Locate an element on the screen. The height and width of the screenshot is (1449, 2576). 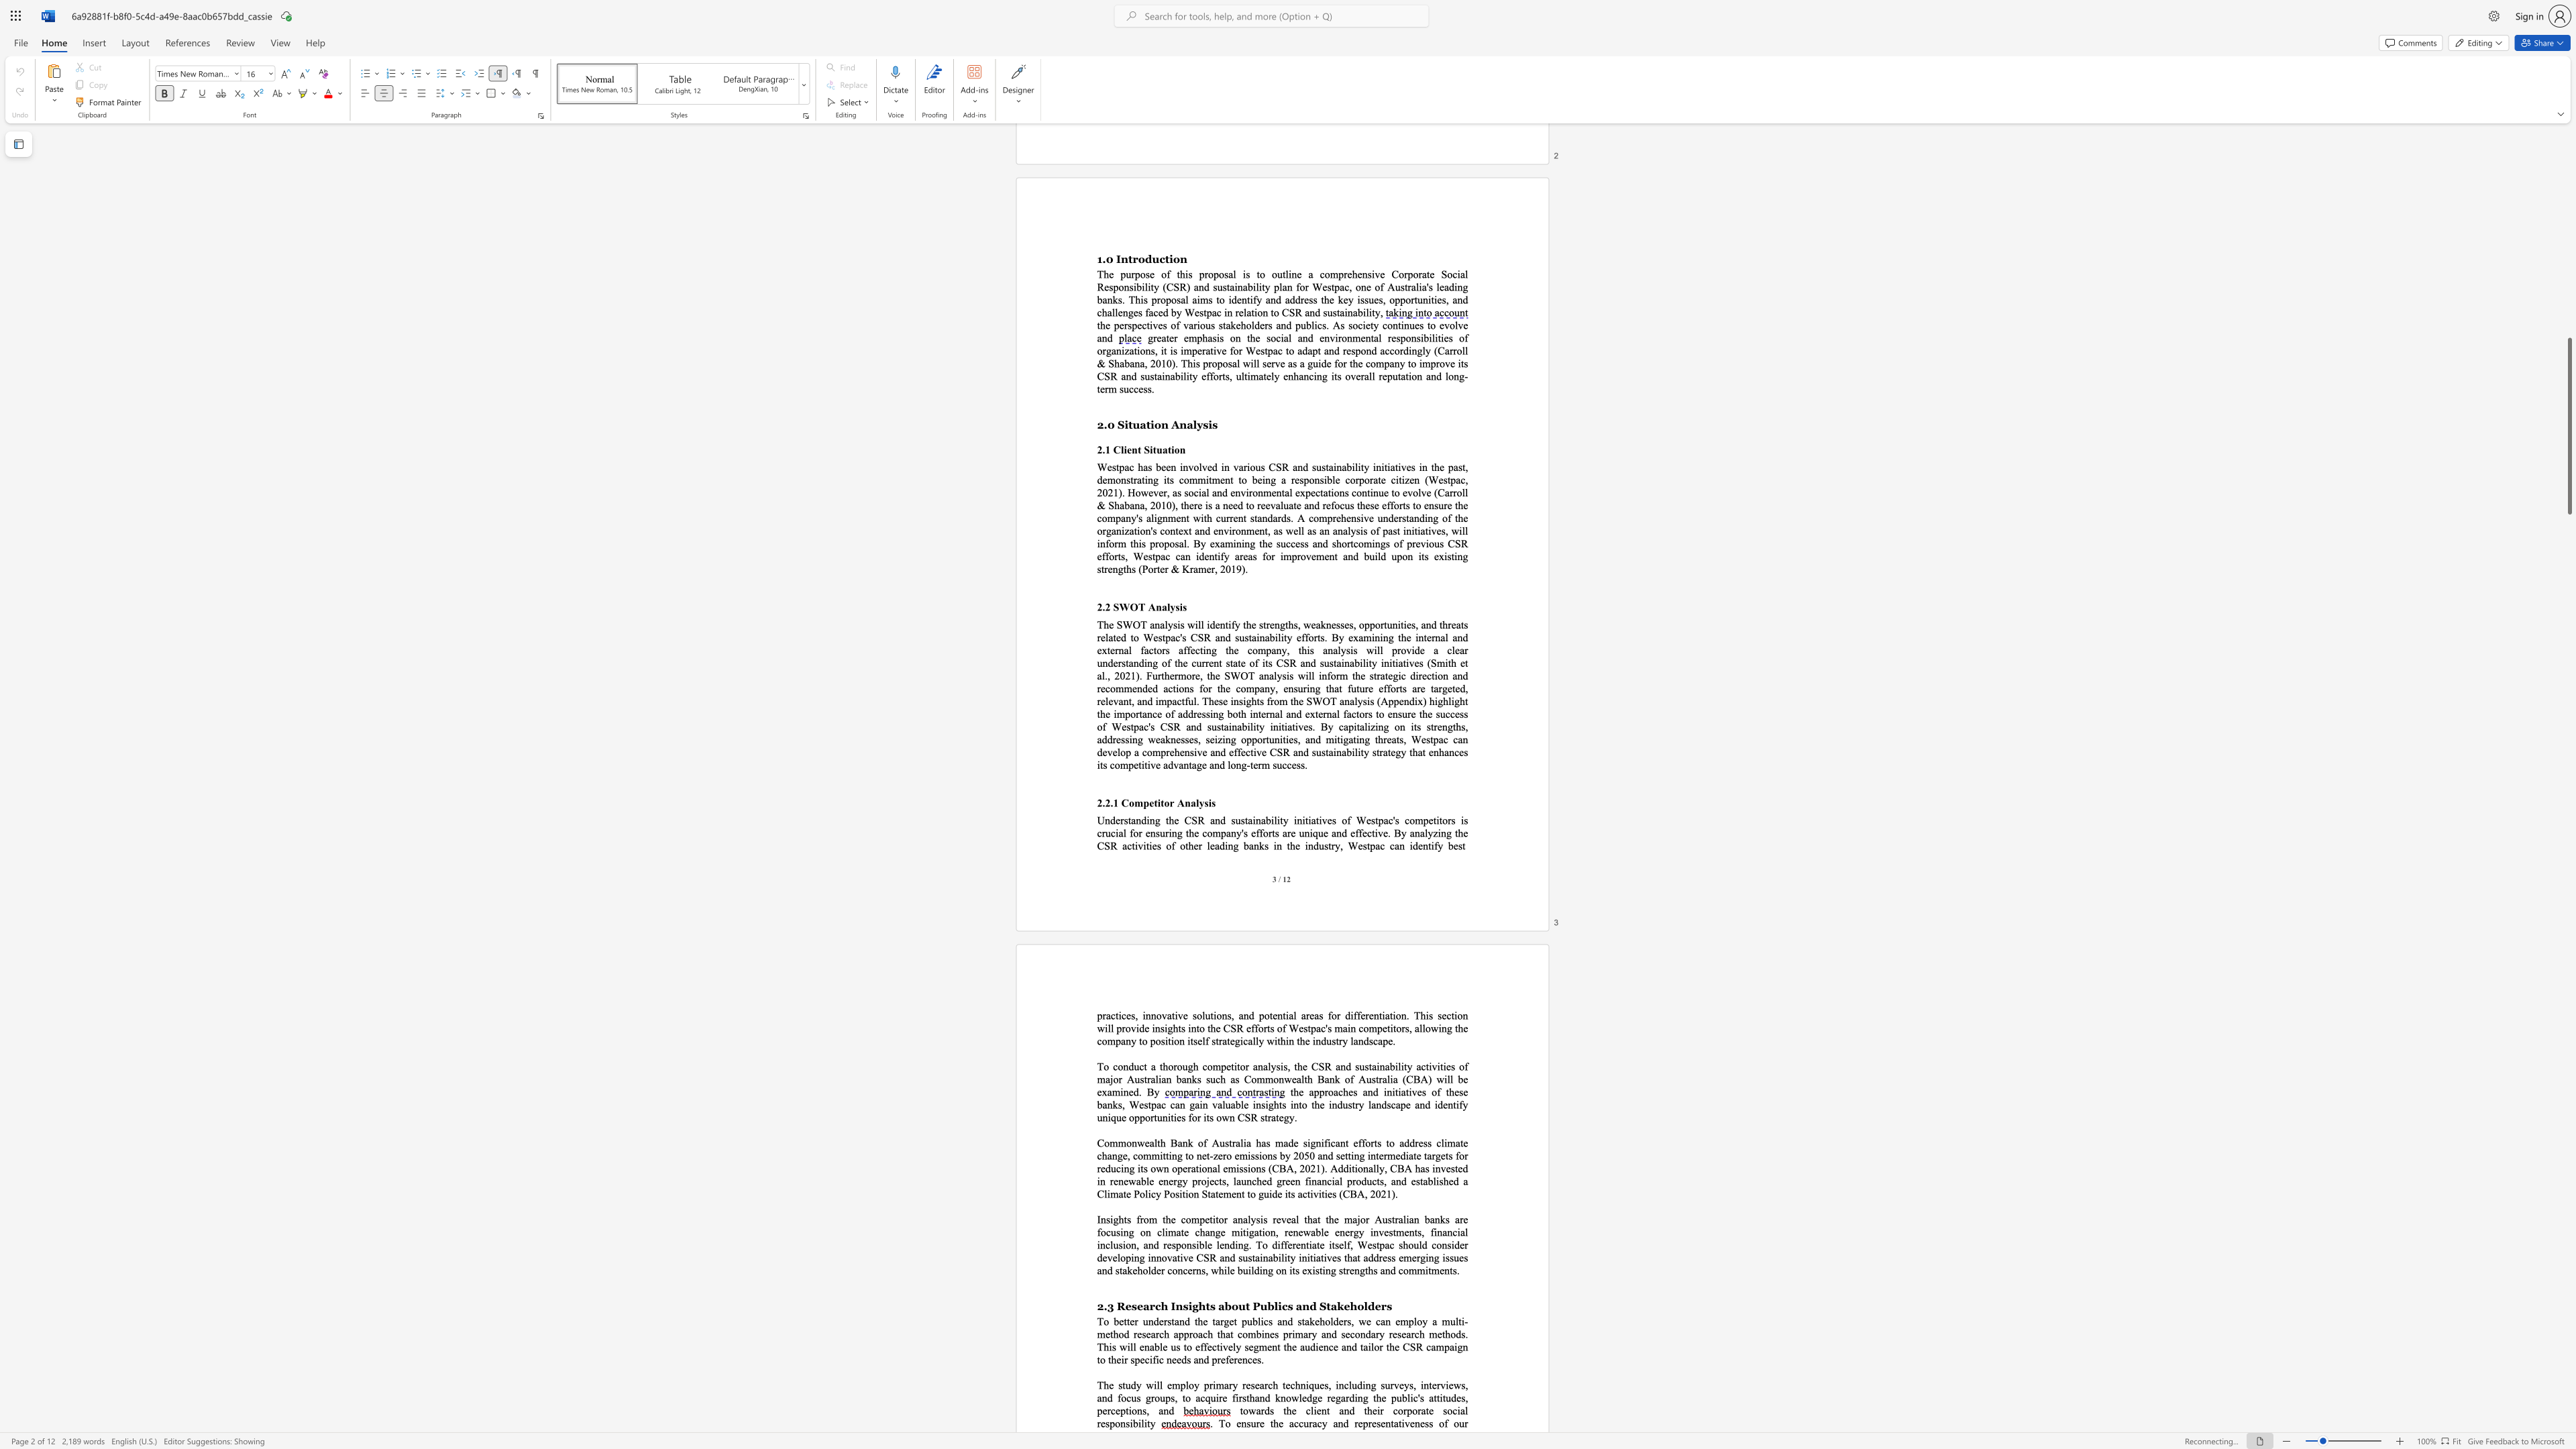
the 8th character "e" in the text is located at coordinates (1322, 1104).